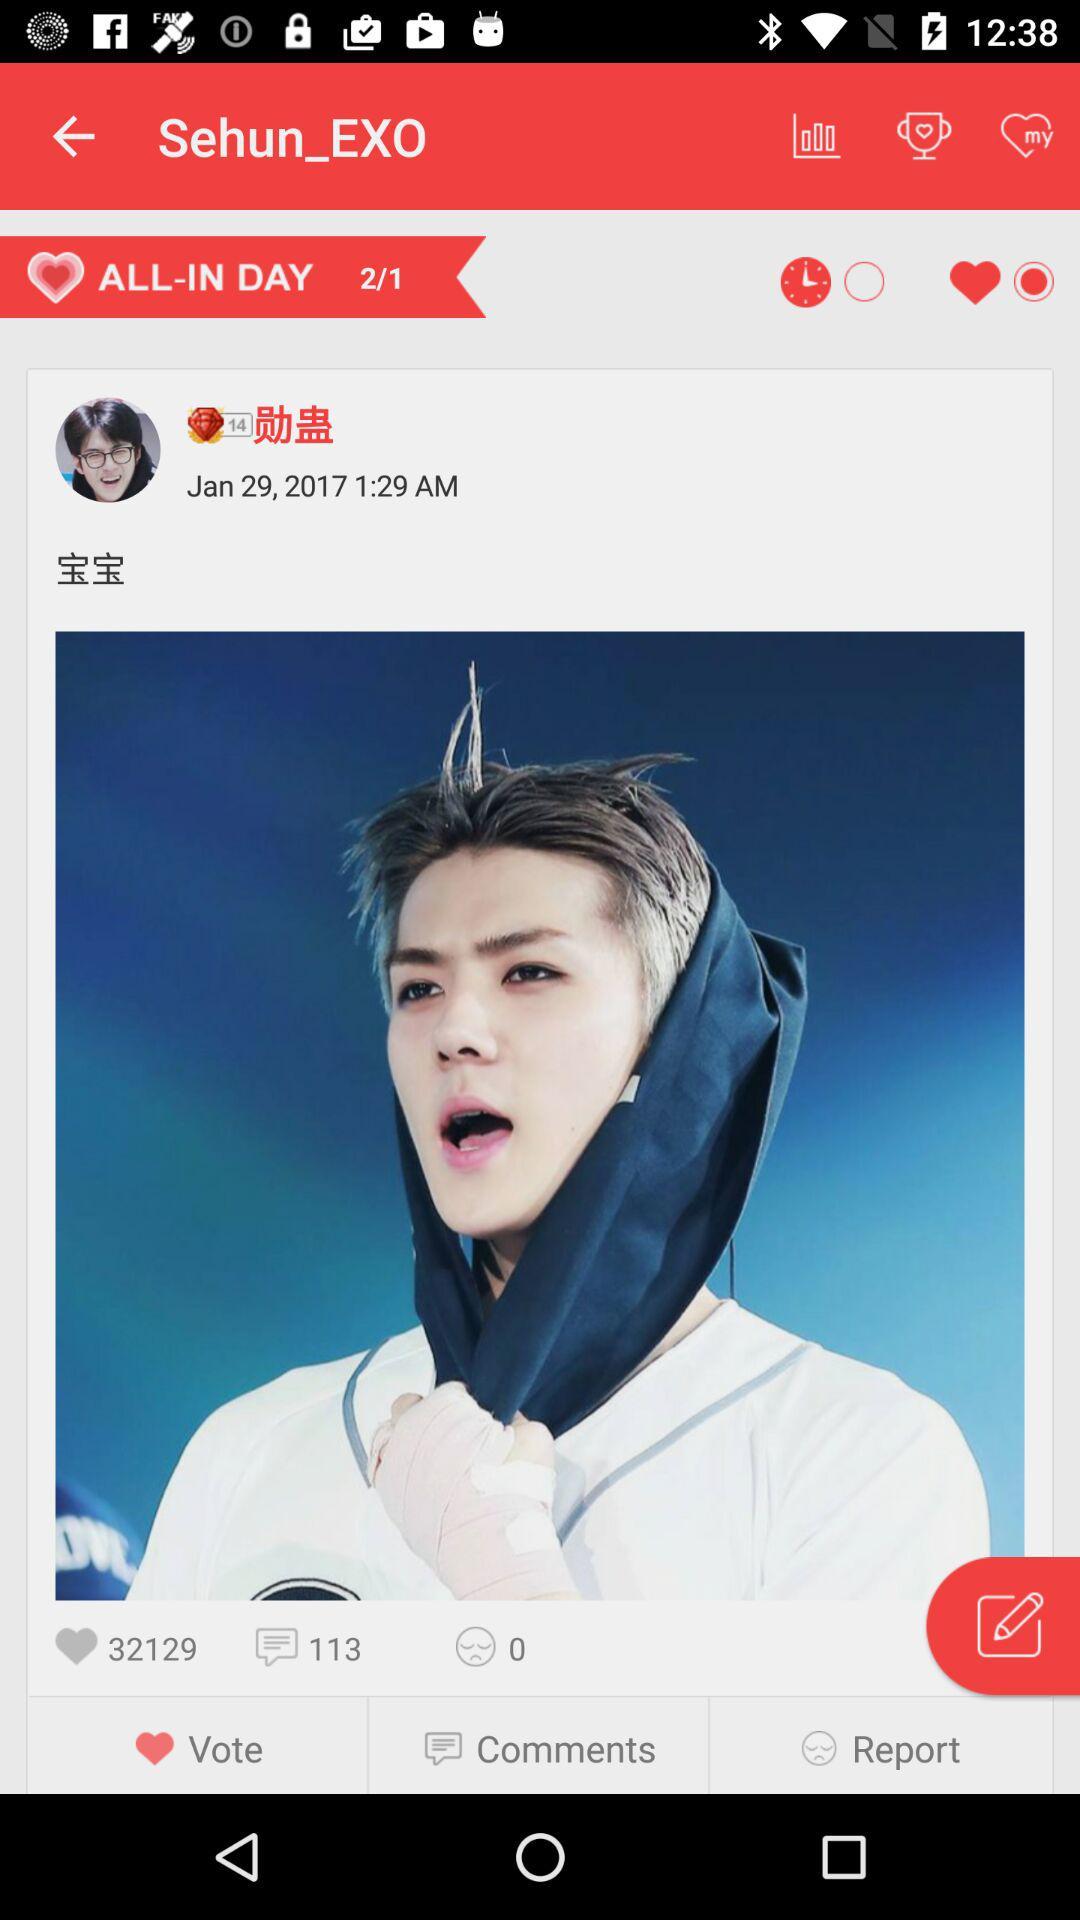 The image size is (1080, 1920). Describe the element at coordinates (161, 1648) in the screenshot. I see `32129 icon` at that location.